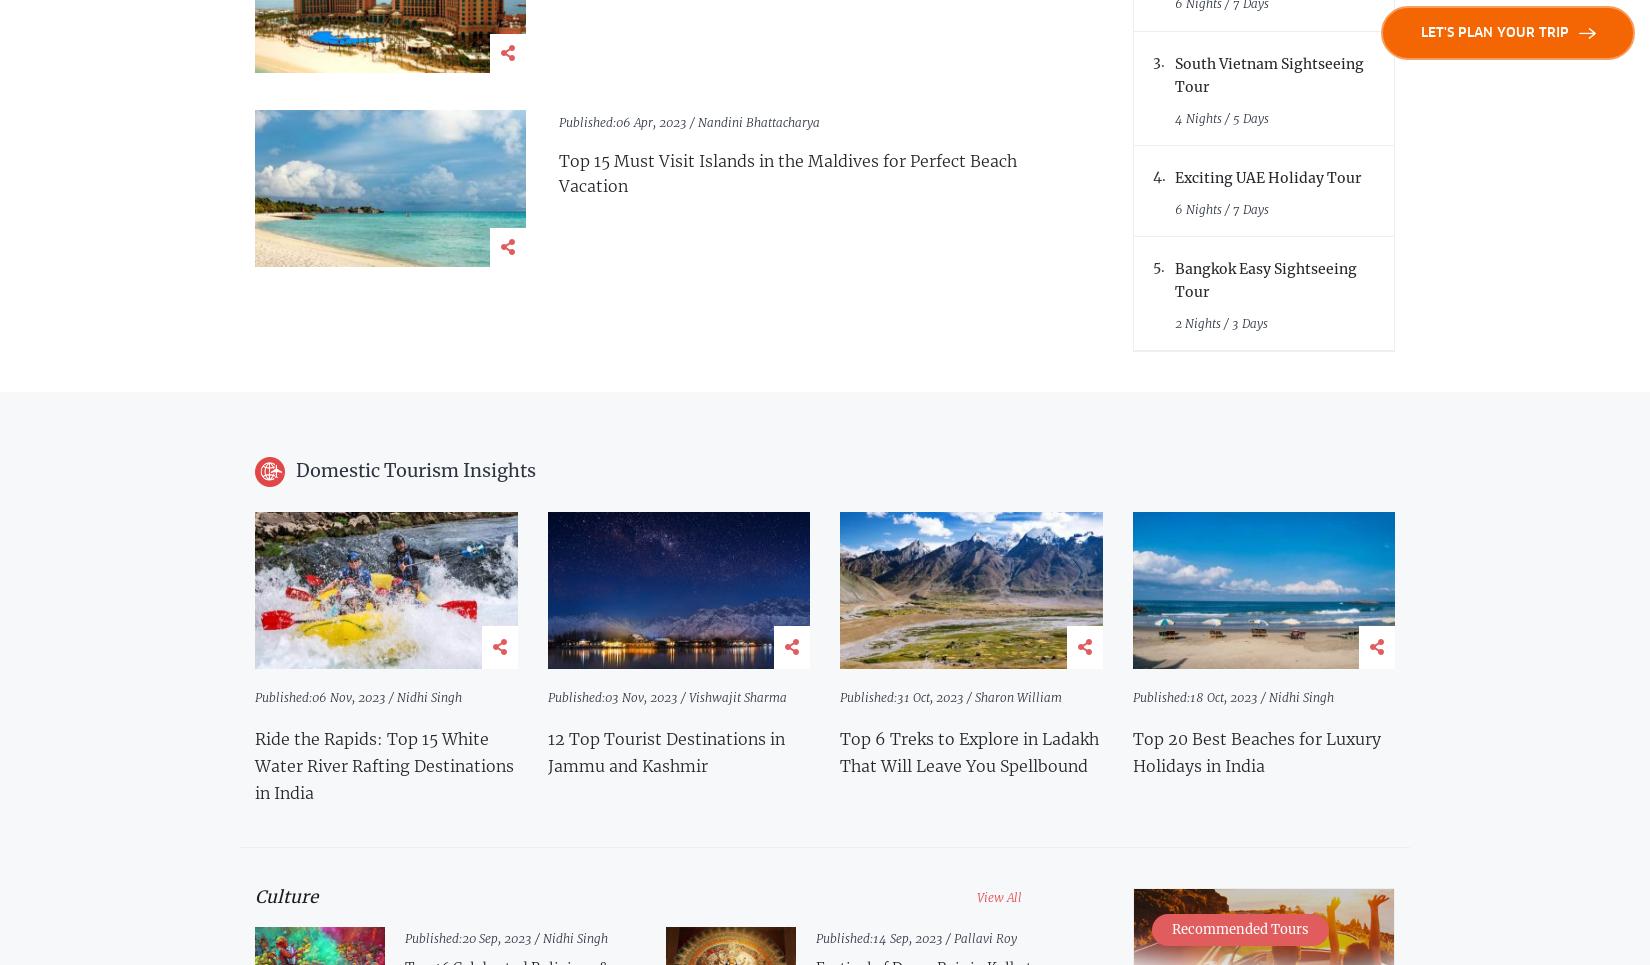  I want to click on 'Bangkok Easy Sightseeing Tour', so click(1265, 279).